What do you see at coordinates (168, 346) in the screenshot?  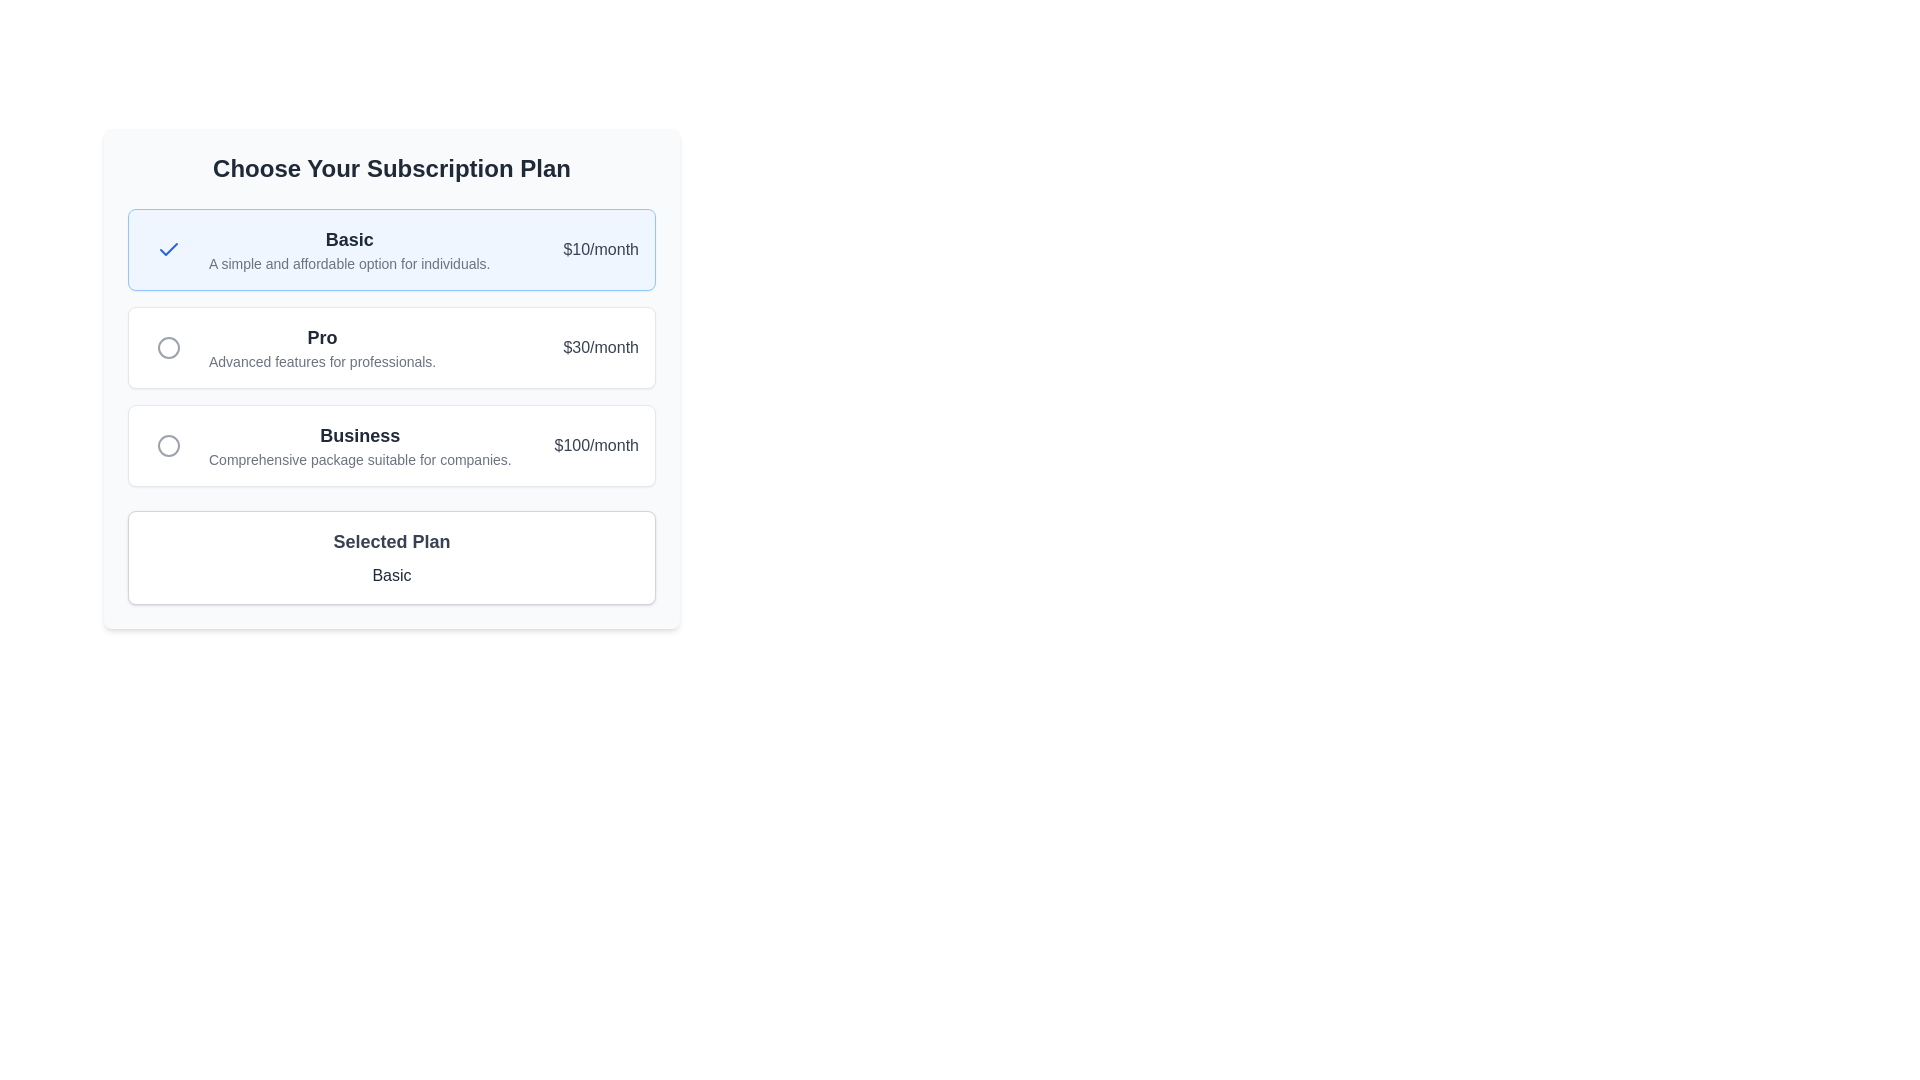 I see `the circular radio button representing the unselected state for the 'Pro' subscription option` at bounding box center [168, 346].